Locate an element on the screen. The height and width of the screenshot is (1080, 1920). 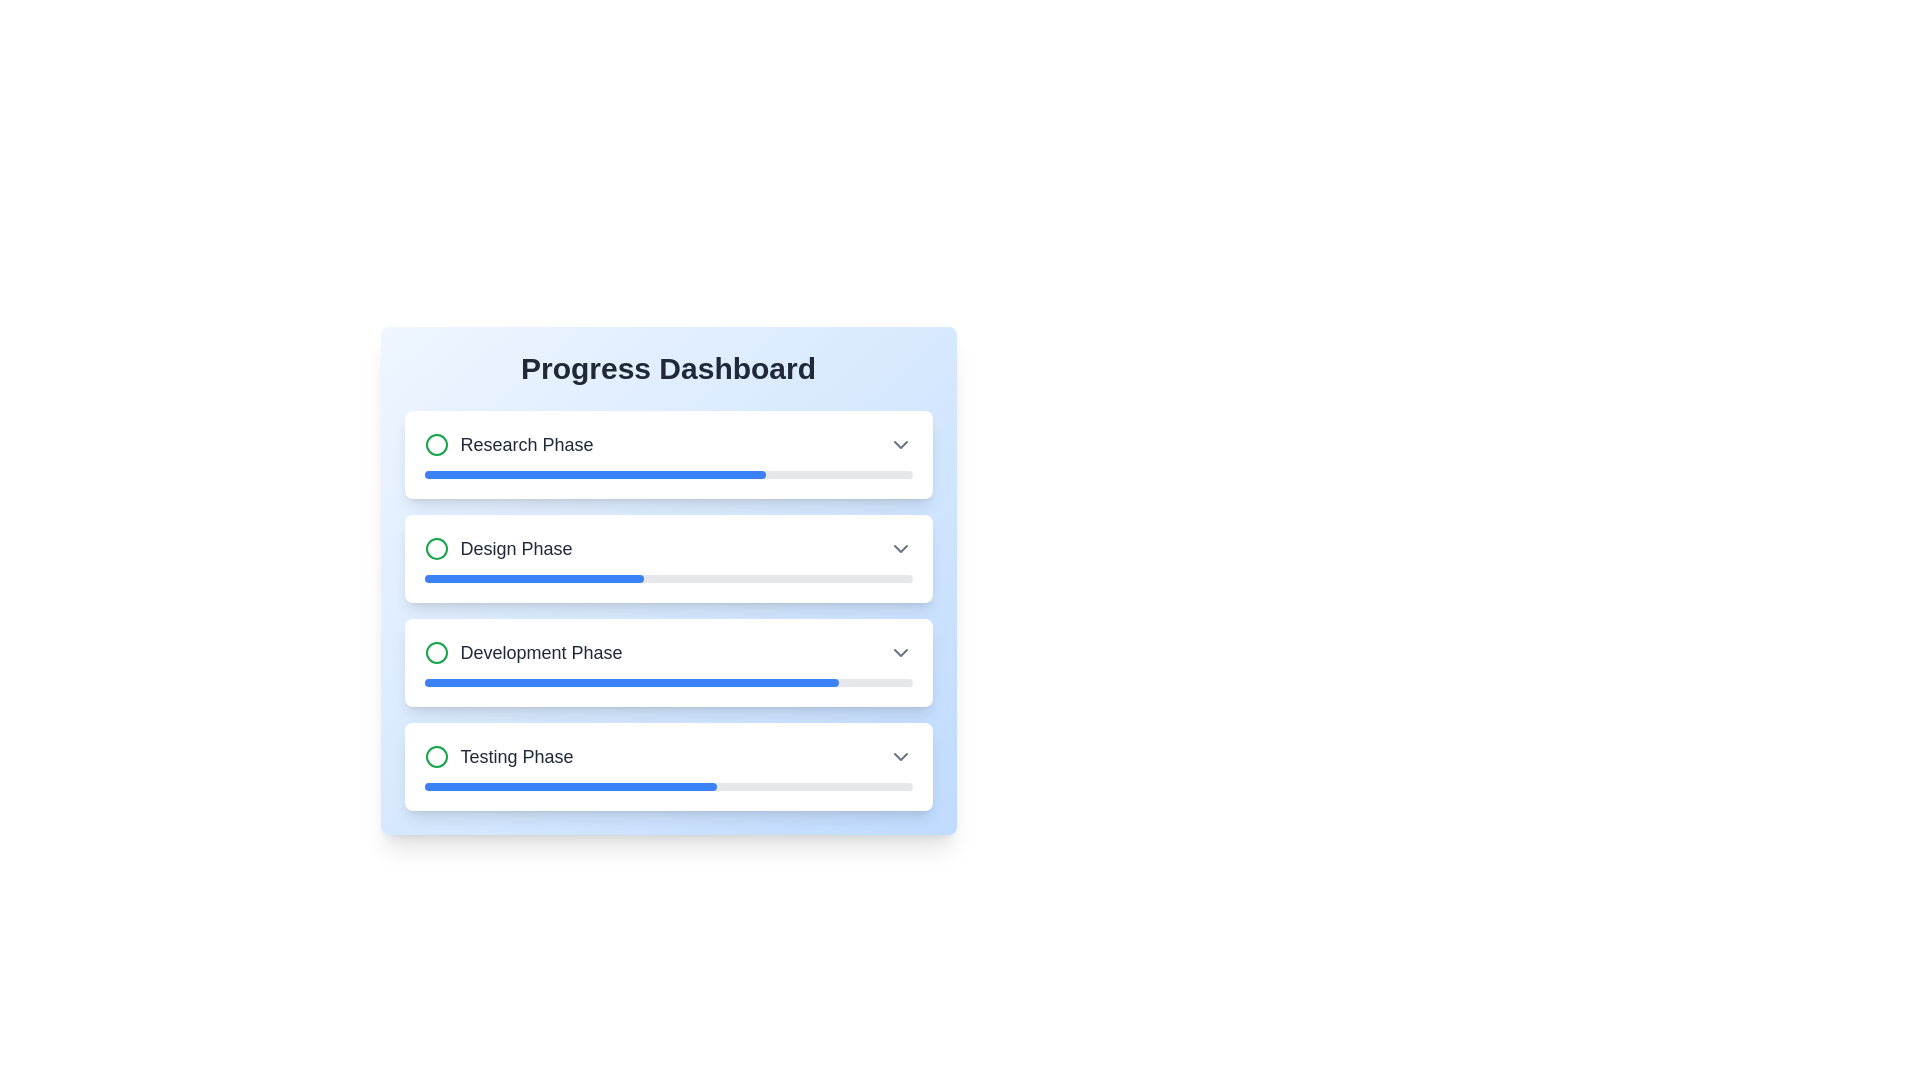
the blue-colored progress bar within the 'Testing Phase' section of the progress dashboard is located at coordinates (569, 785).